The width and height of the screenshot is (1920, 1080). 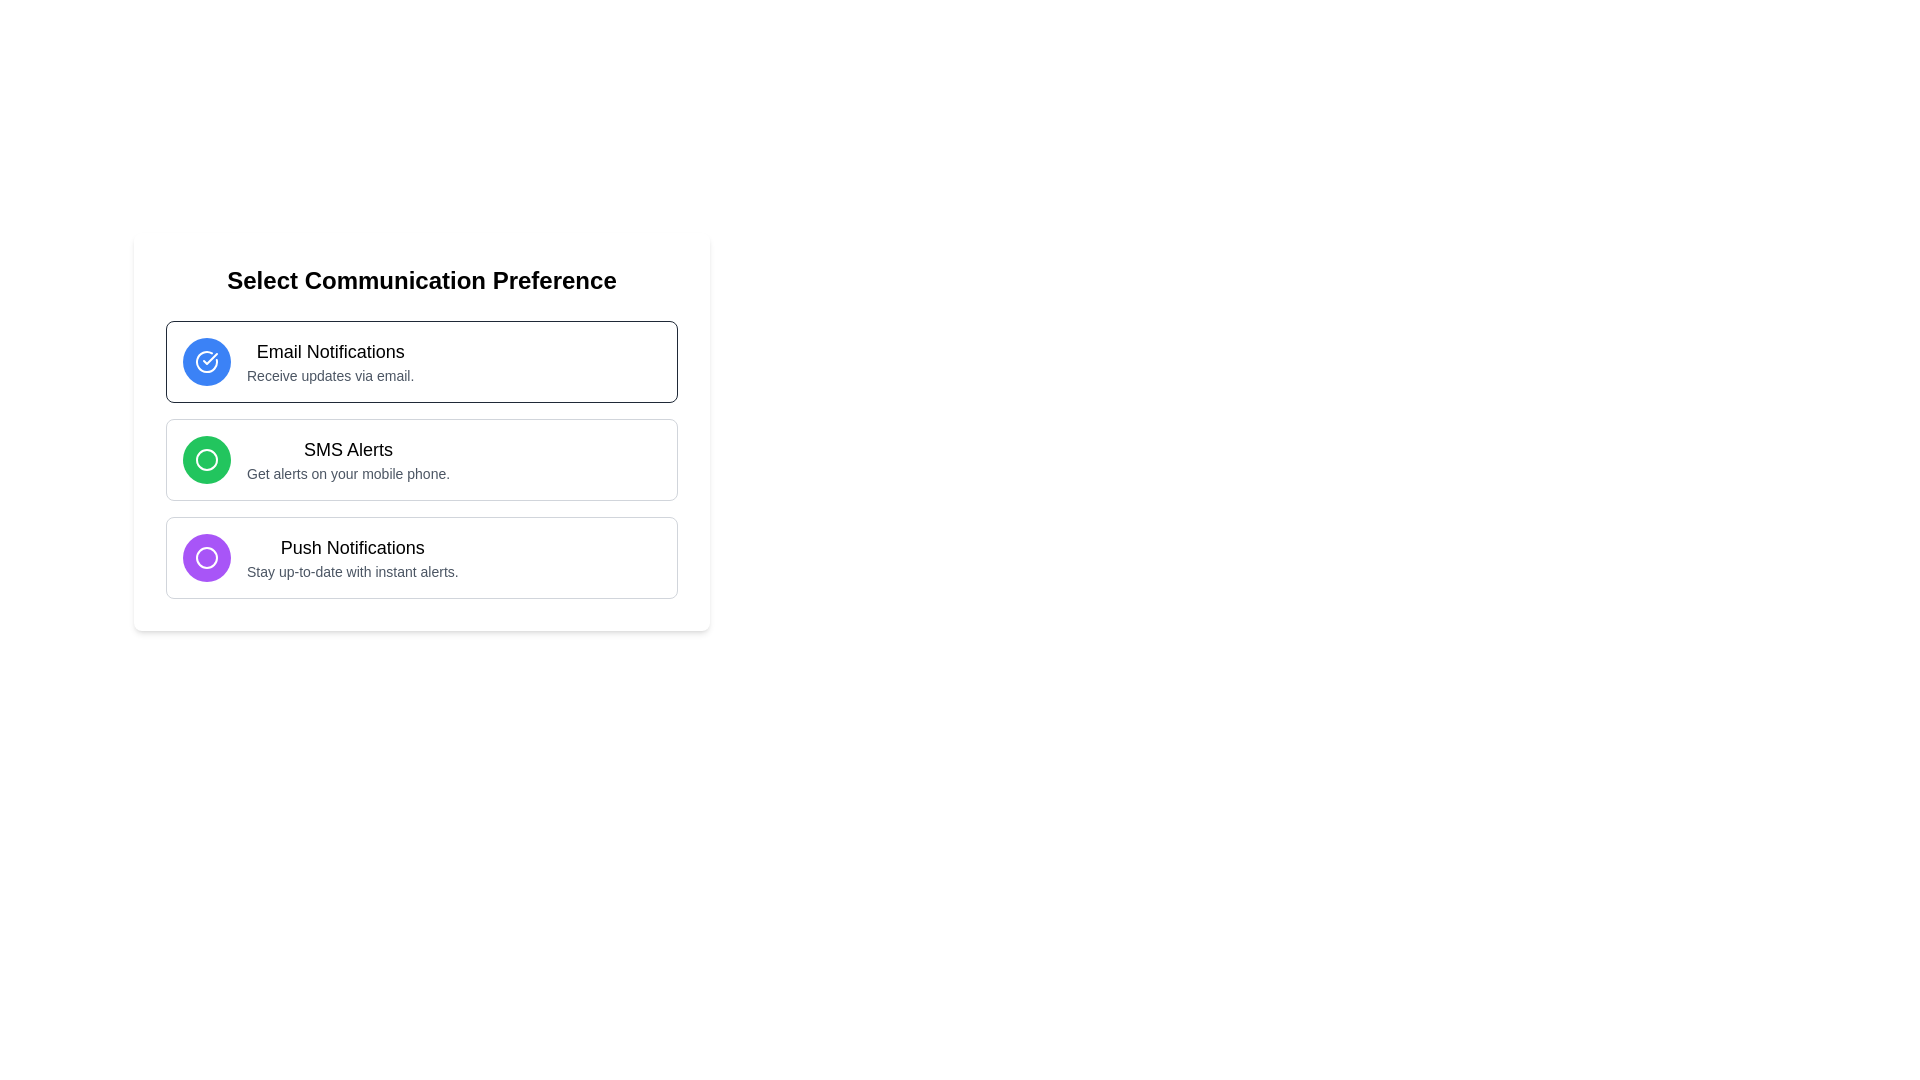 I want to click on the graphical icon associated with the 'Push Notifications' option, which is located next to the text 'Push Notifications' under the 'Select Communication Preference' heading, so click(x=206, y=558).